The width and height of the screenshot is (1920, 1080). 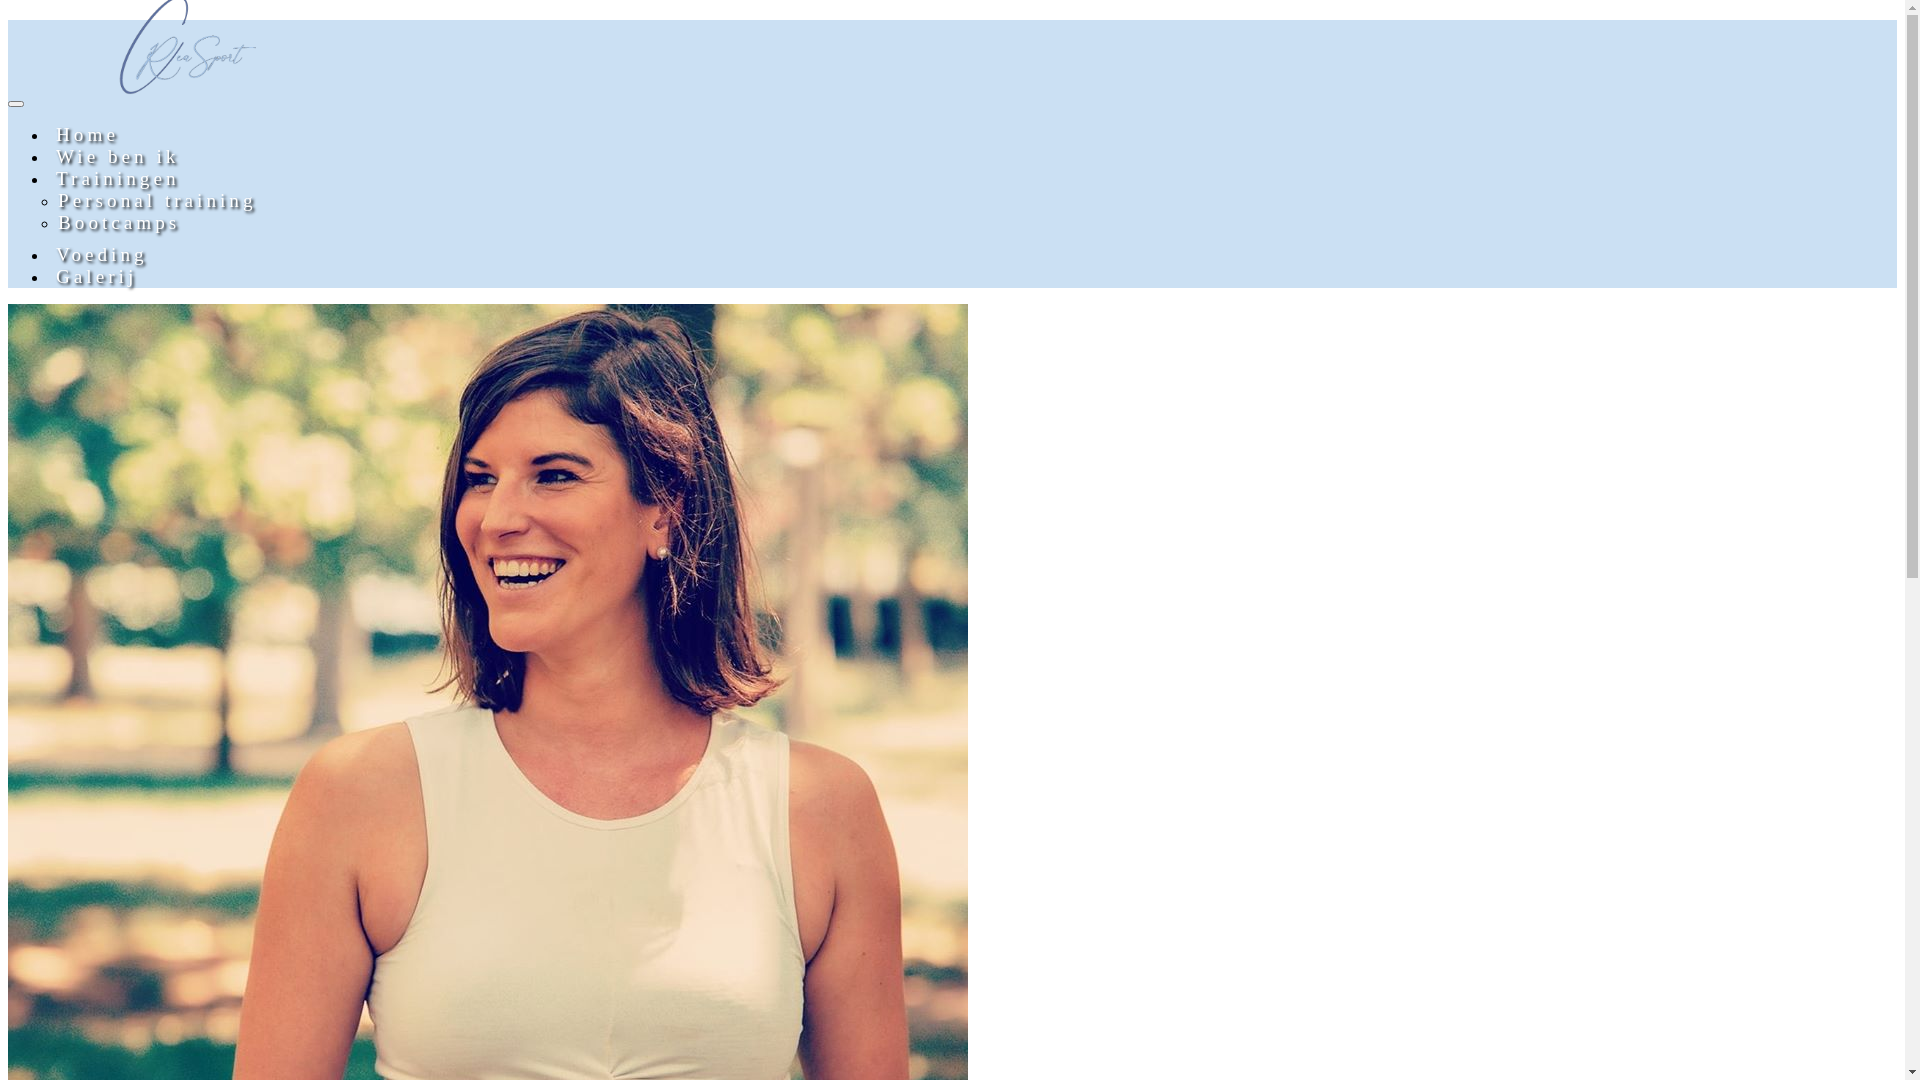 I want to click on 'Bootcamps', so click(x=118, y=222).